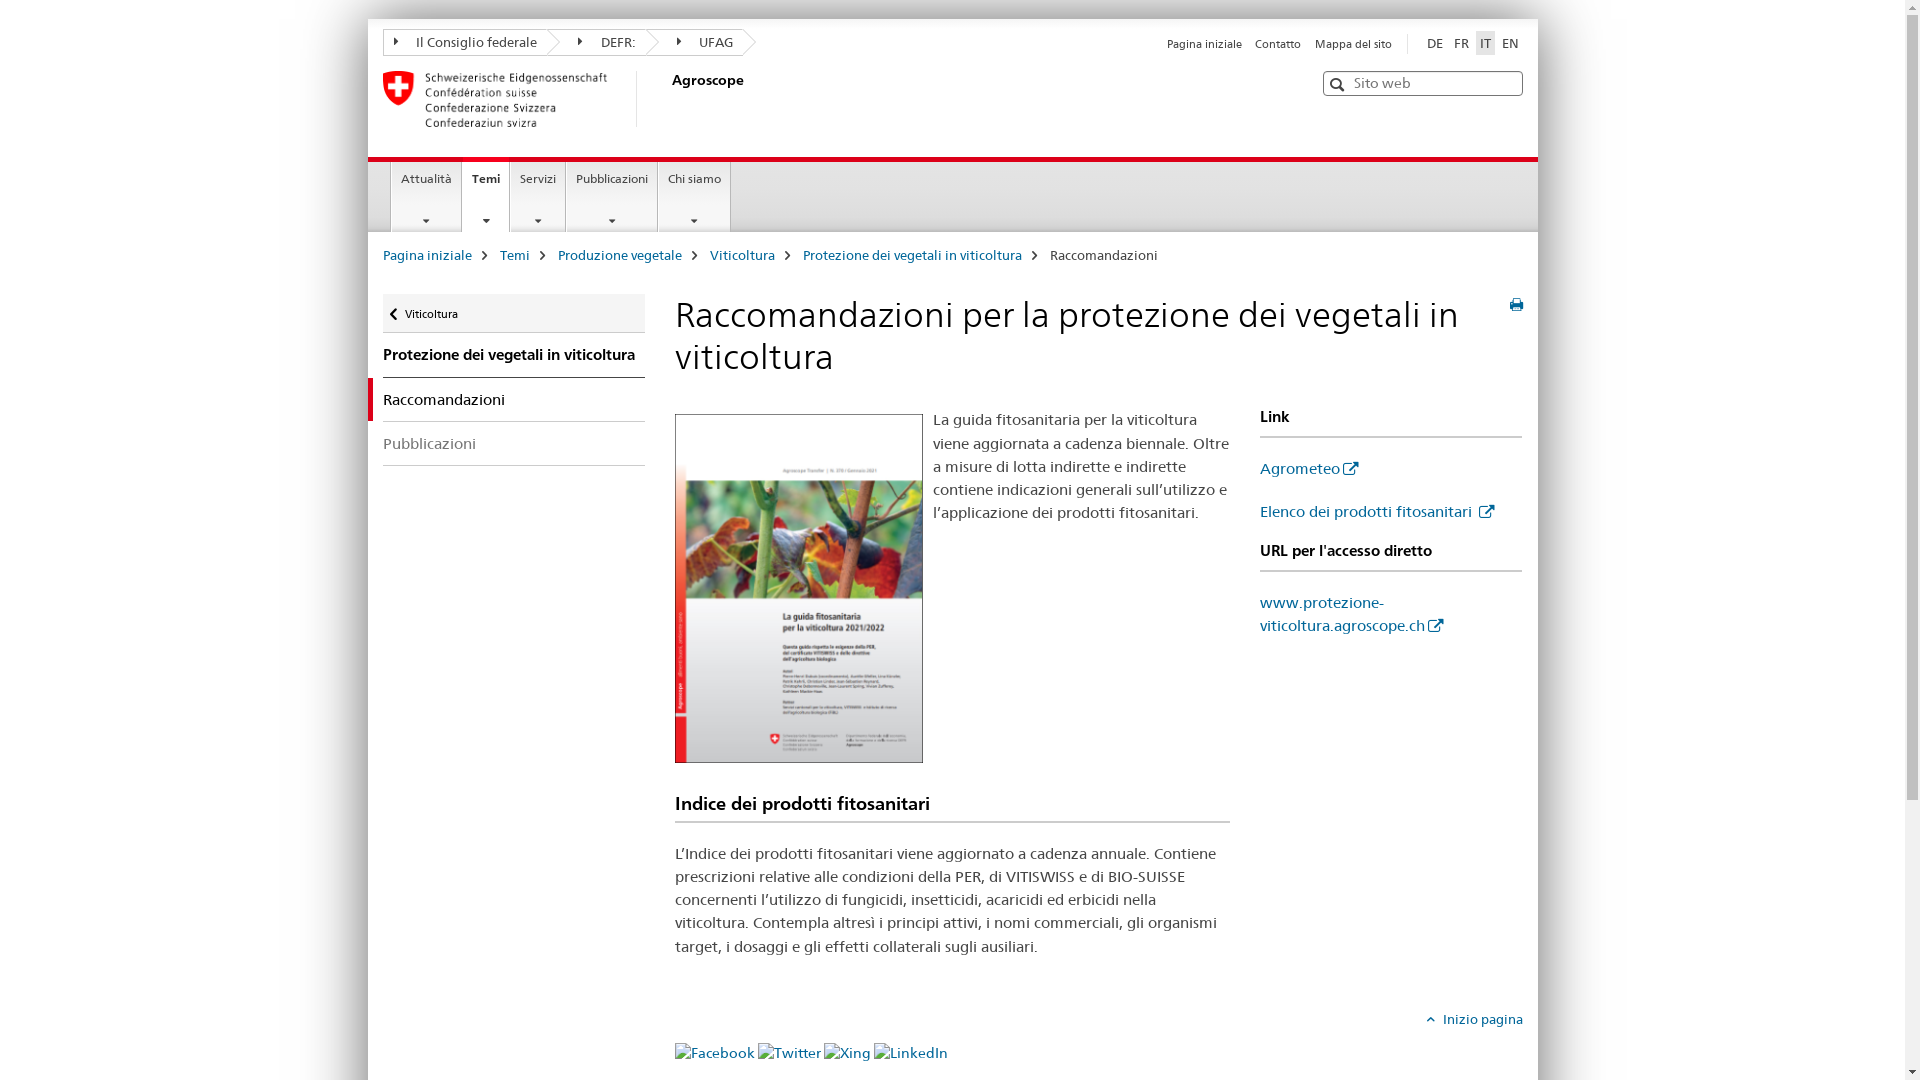 This screenshot has width=1920, height=1080. What do you see at coordinates (514, 253) in the screenshot?
I see `'Temi'` at bounding box center [514, 253].